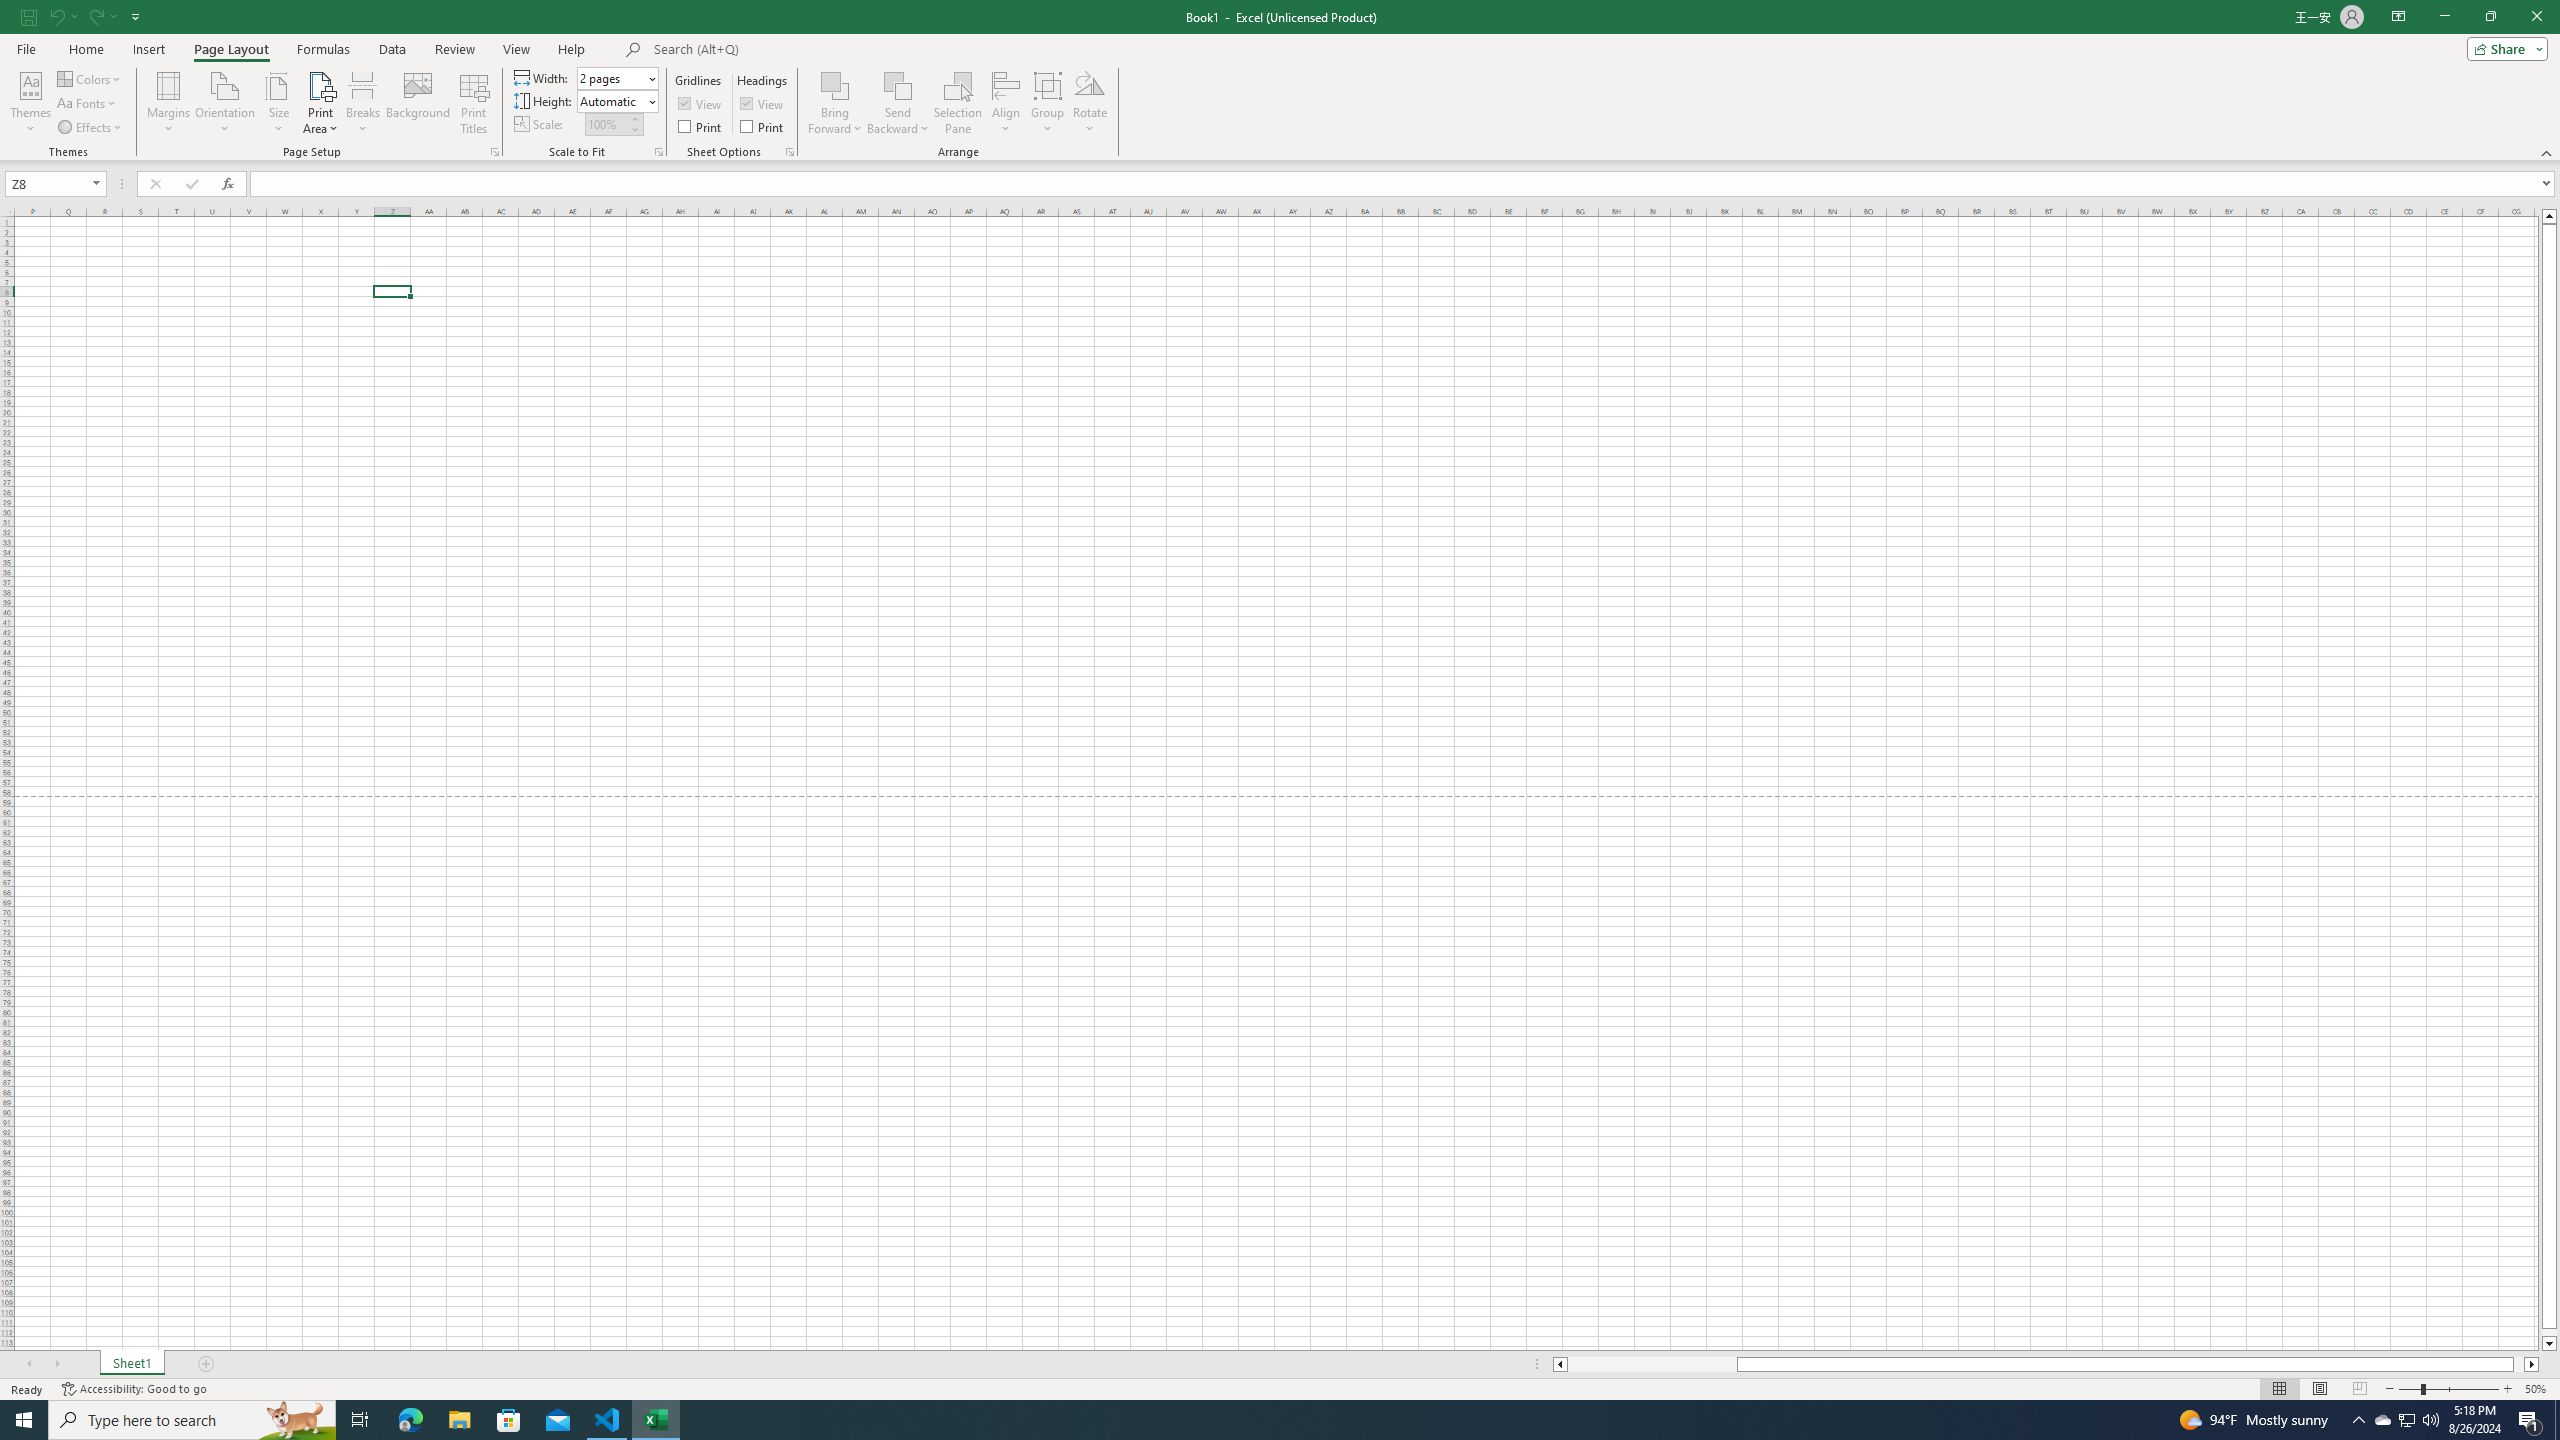  I want to click on 'Less', so click(633, 129).